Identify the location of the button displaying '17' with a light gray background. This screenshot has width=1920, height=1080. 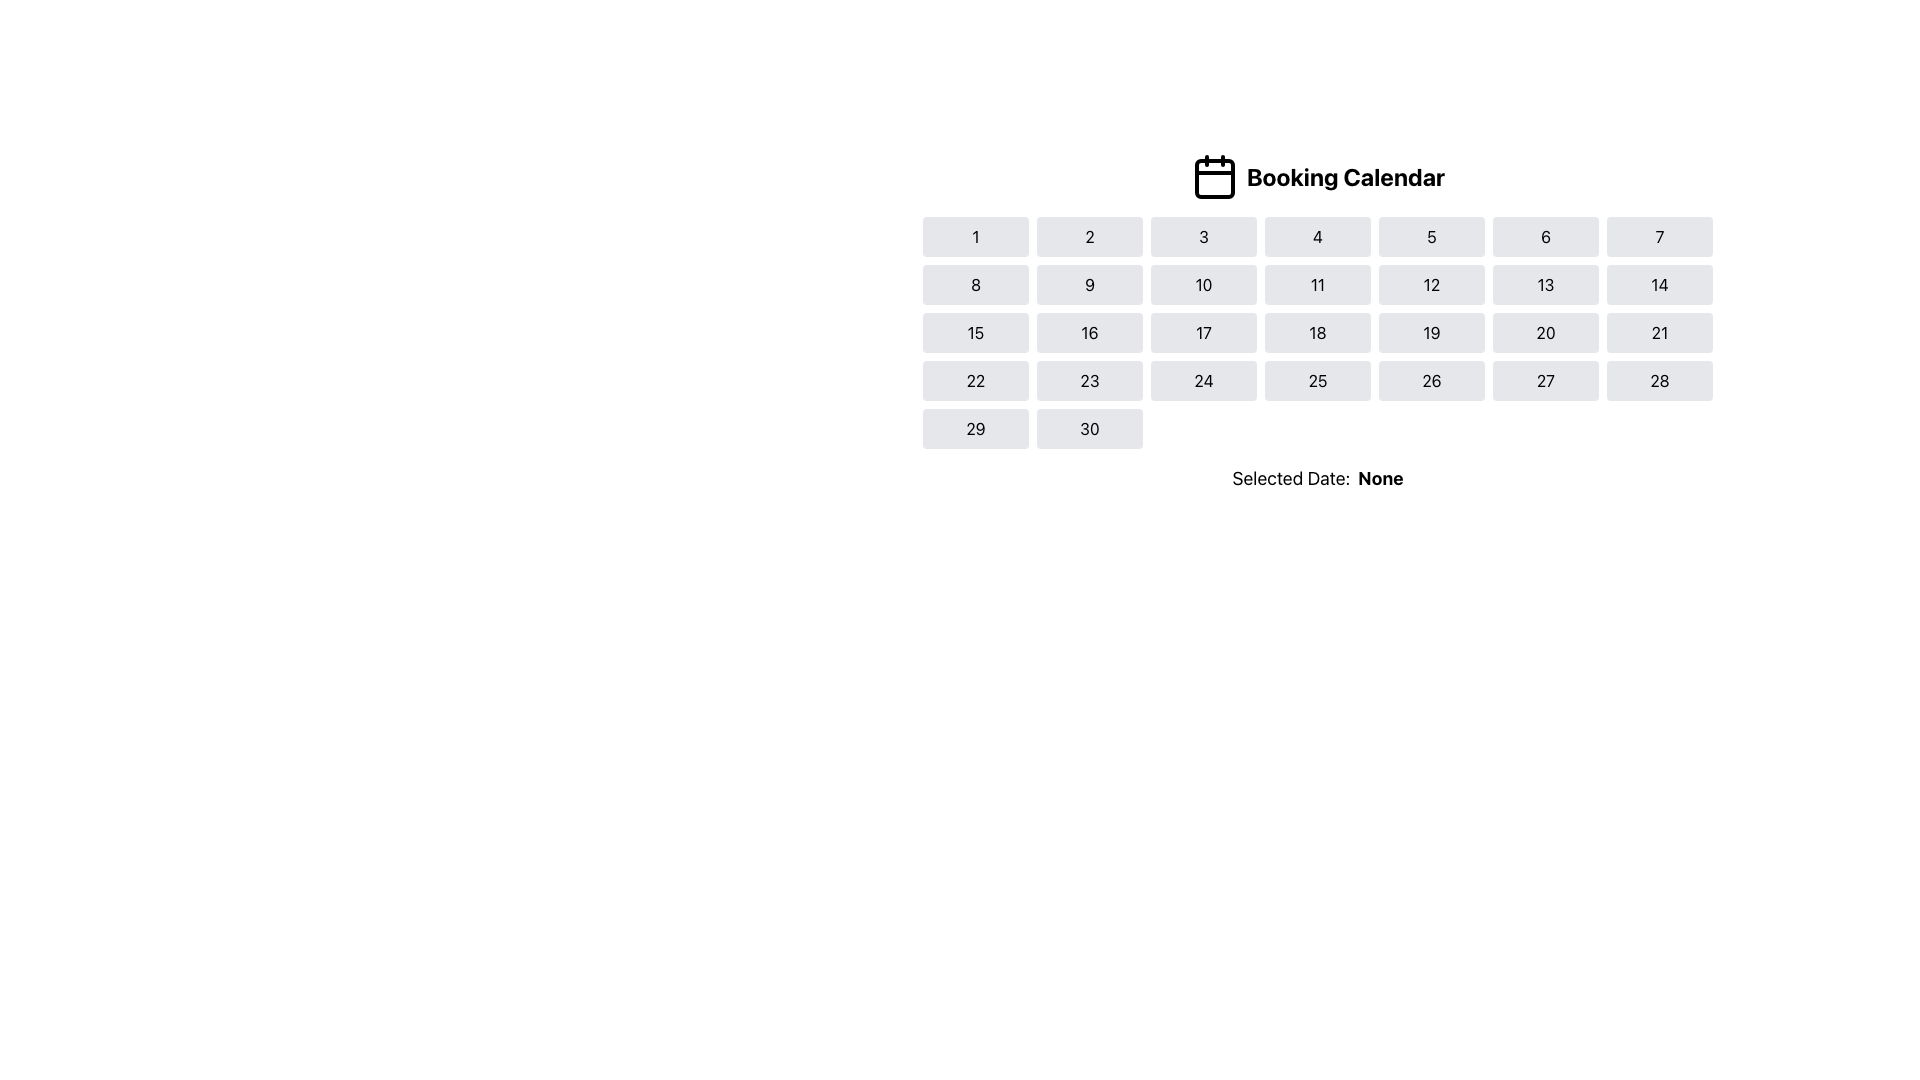
(1203, 331).